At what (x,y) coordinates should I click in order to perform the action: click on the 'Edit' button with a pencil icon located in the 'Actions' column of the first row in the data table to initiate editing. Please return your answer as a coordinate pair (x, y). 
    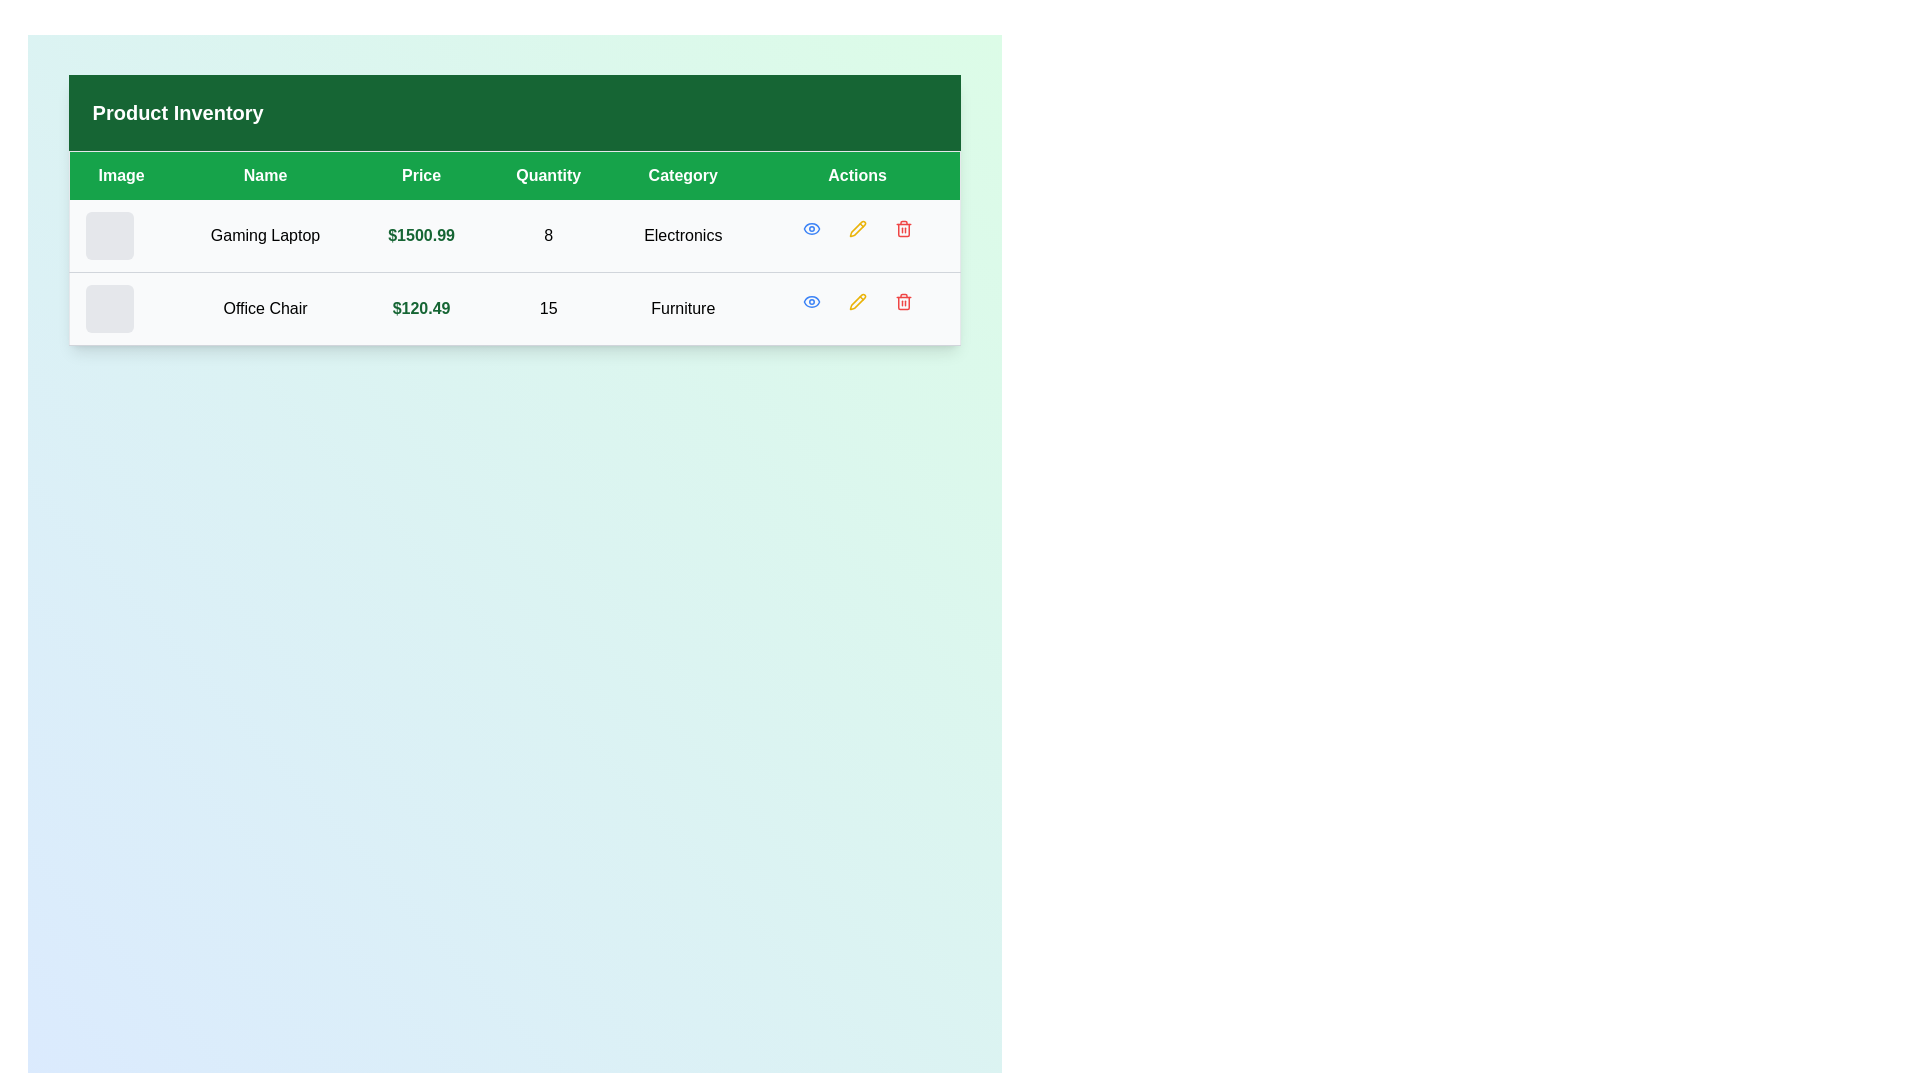
    Looking at the image, I should click on (857, 227).